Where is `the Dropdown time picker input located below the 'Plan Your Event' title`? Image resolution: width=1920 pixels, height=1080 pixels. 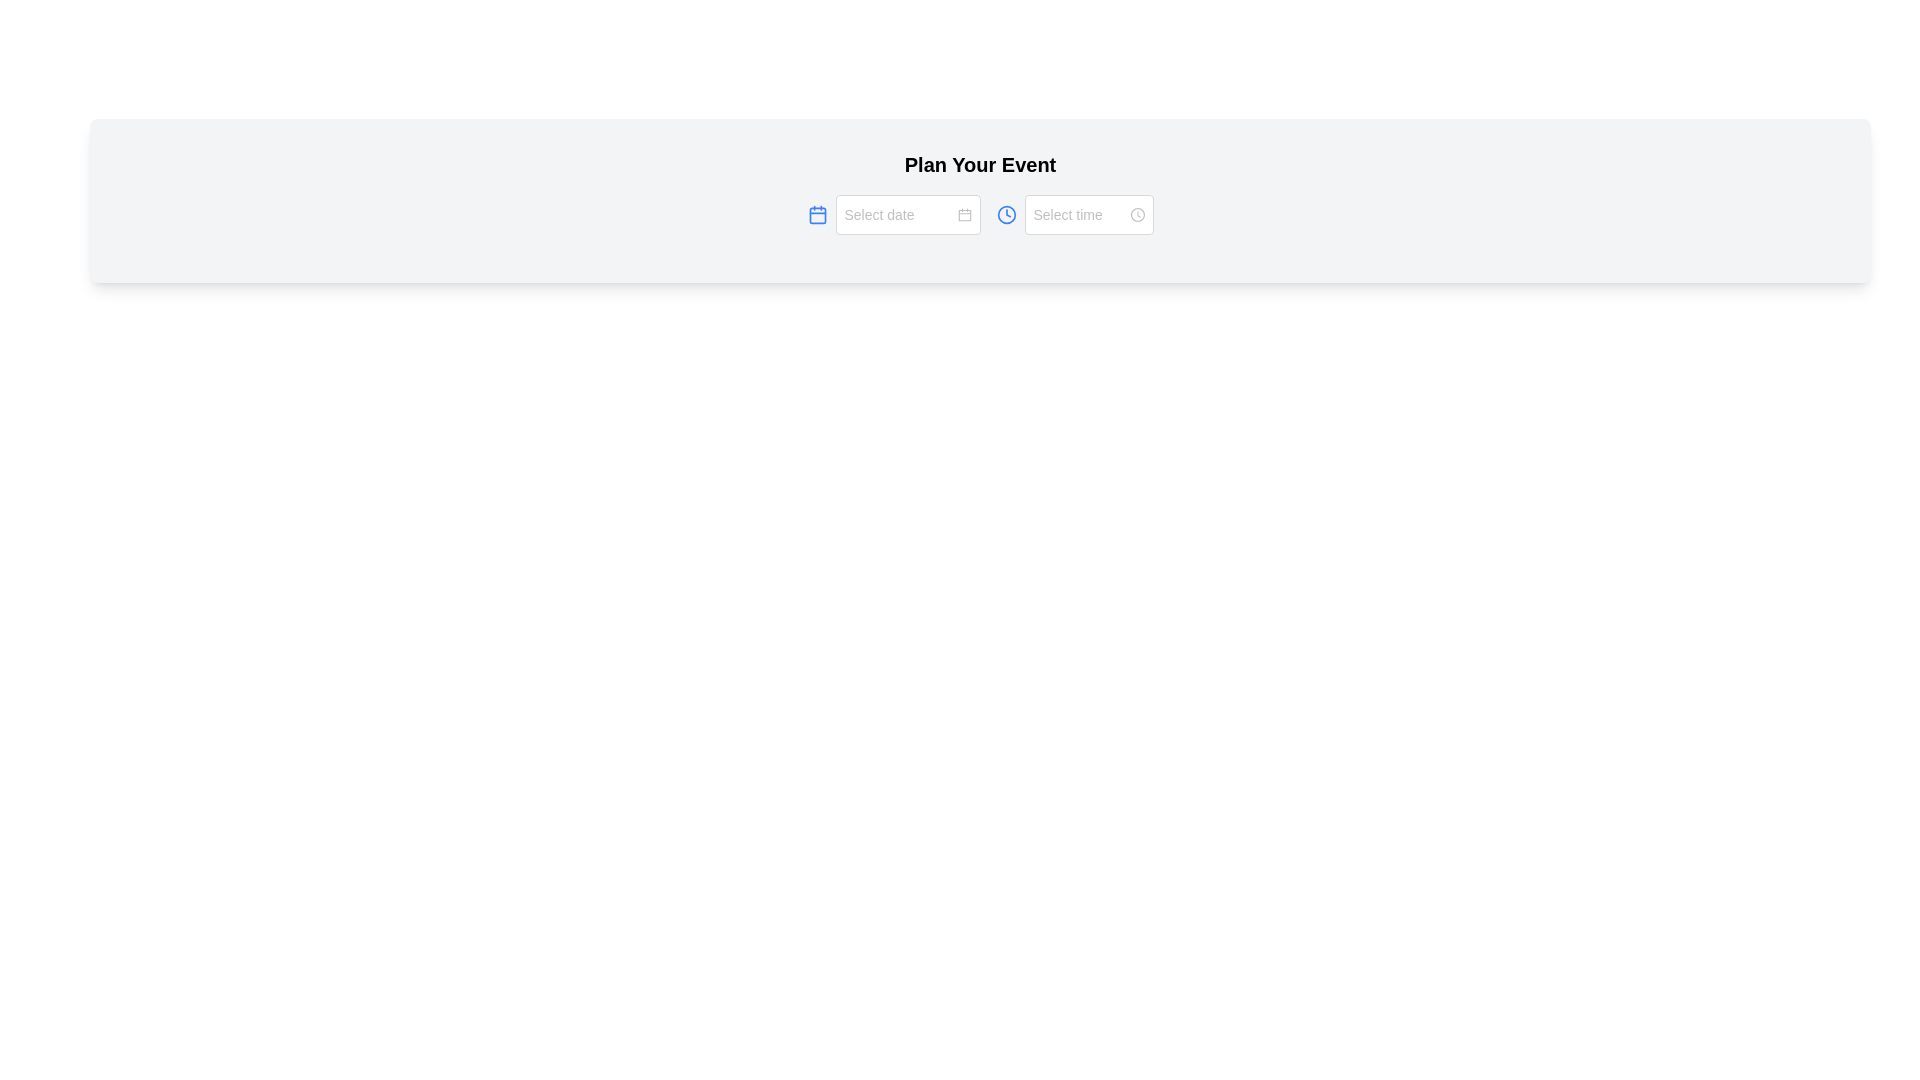
the Dropdown time picker input located below the 'Plan Your Event' title is located at coordinates (1088, 215).